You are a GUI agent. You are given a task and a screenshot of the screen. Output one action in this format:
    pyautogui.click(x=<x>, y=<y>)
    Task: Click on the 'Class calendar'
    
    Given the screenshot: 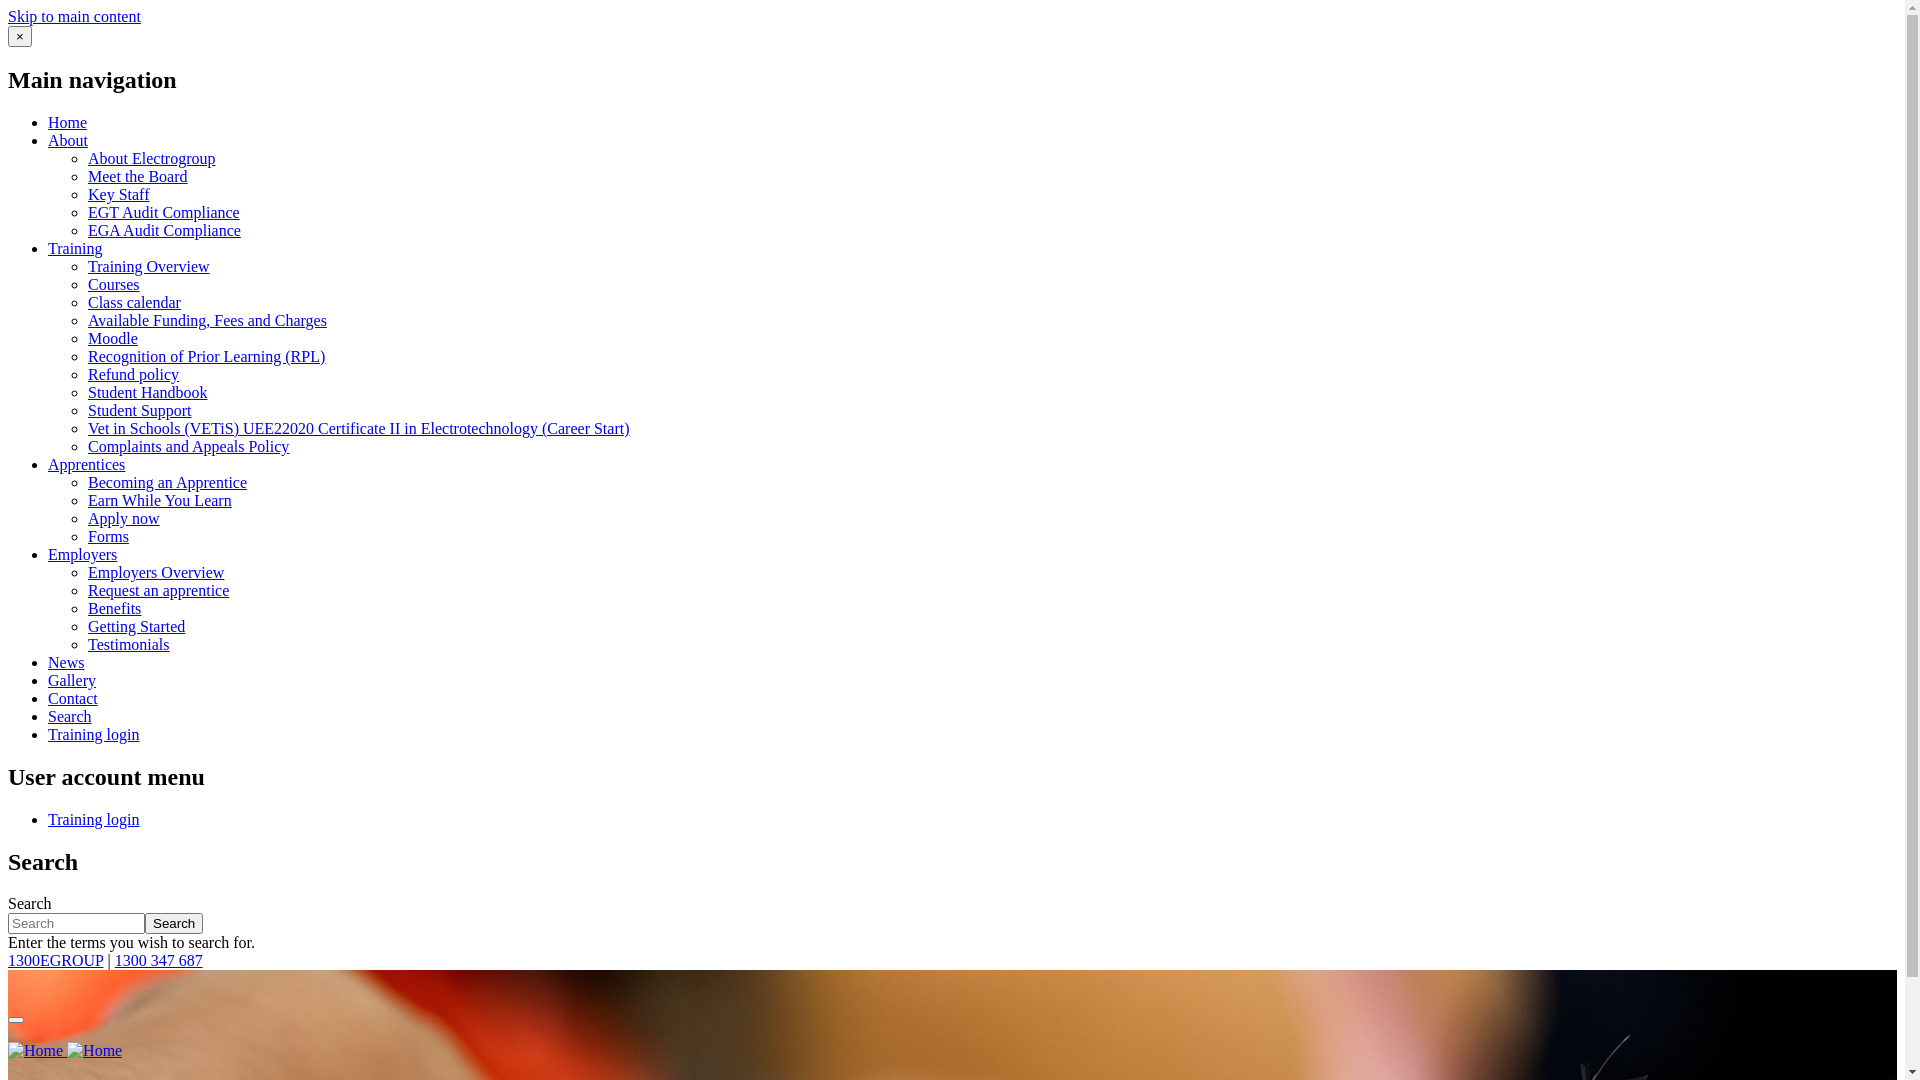 What is the action you would take?
    pyautogui.click(x=133, y=302)
    